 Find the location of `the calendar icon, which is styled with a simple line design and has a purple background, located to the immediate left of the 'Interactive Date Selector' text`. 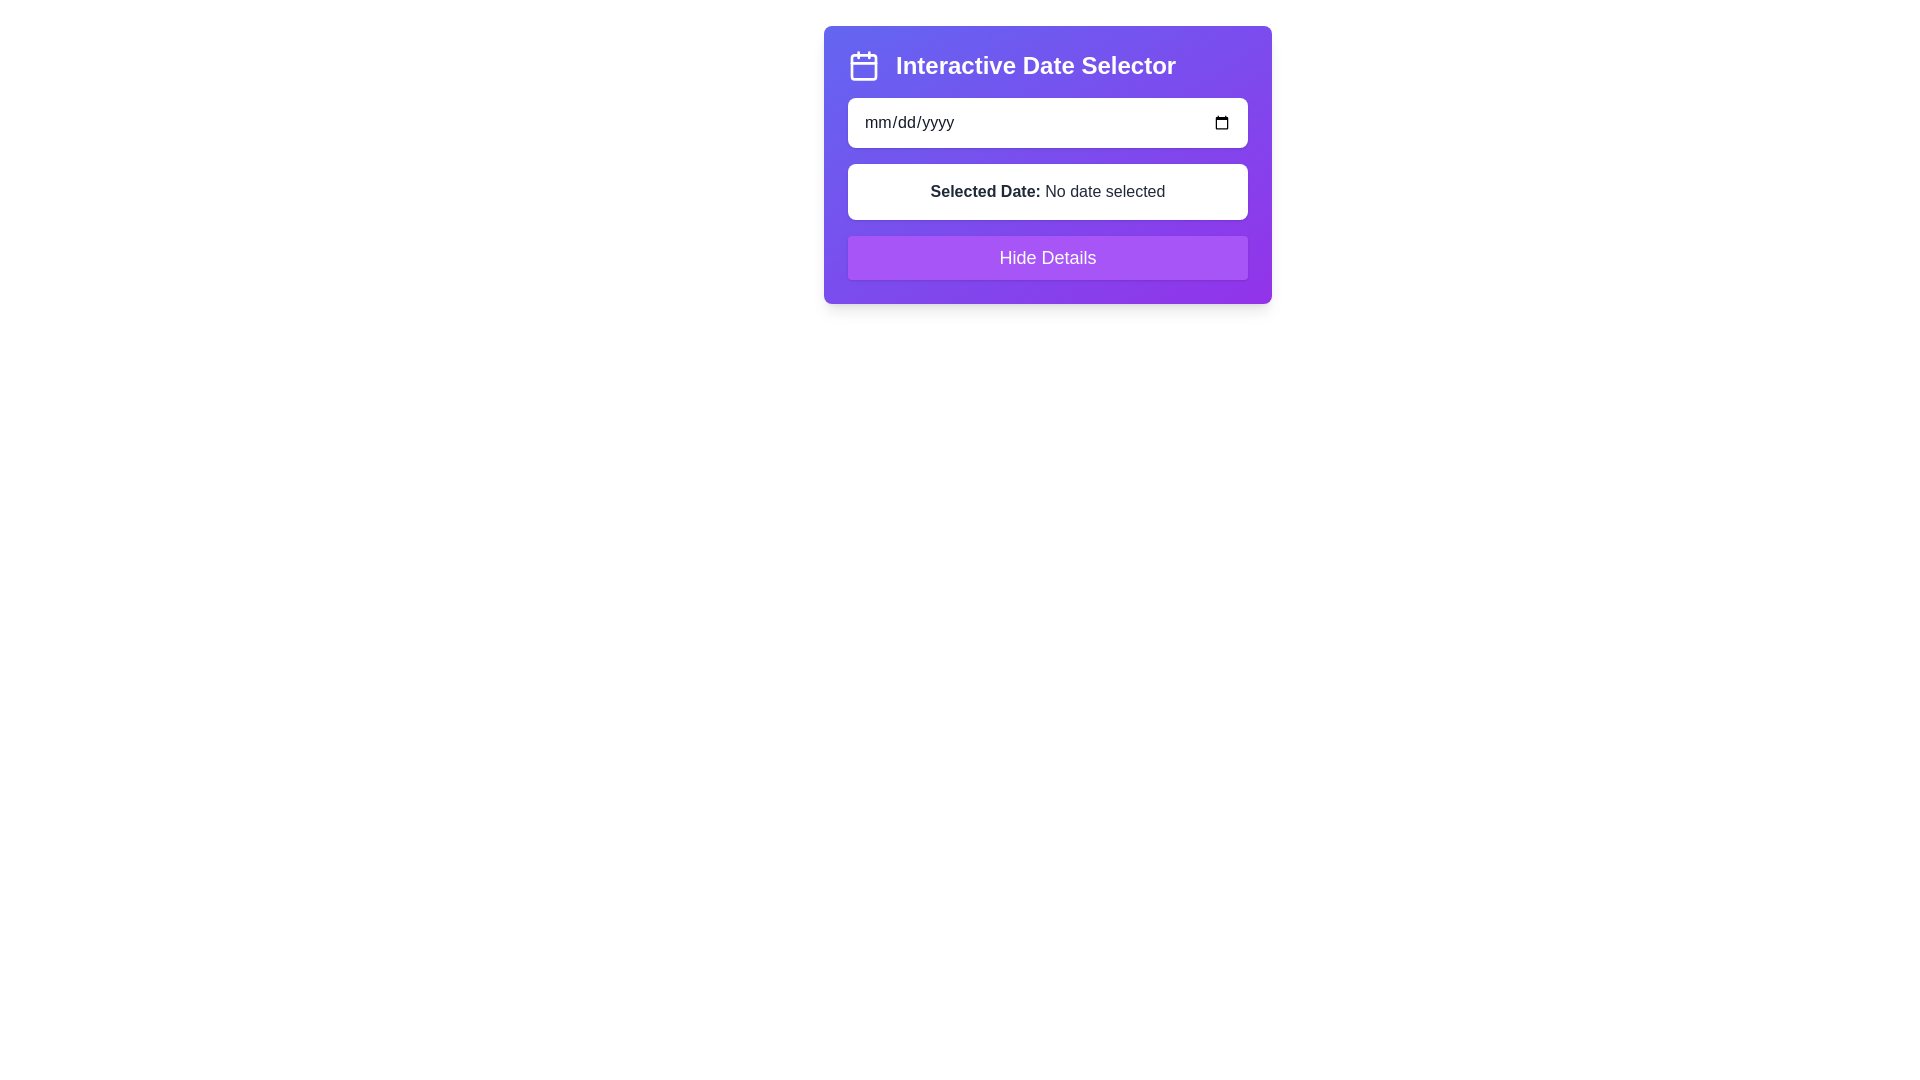

the calendar icon, which is styled with a simple line design and has a purple background, located to the immediate left of the 'Interactive Date Selector' text is located at coordinates (864, 64).